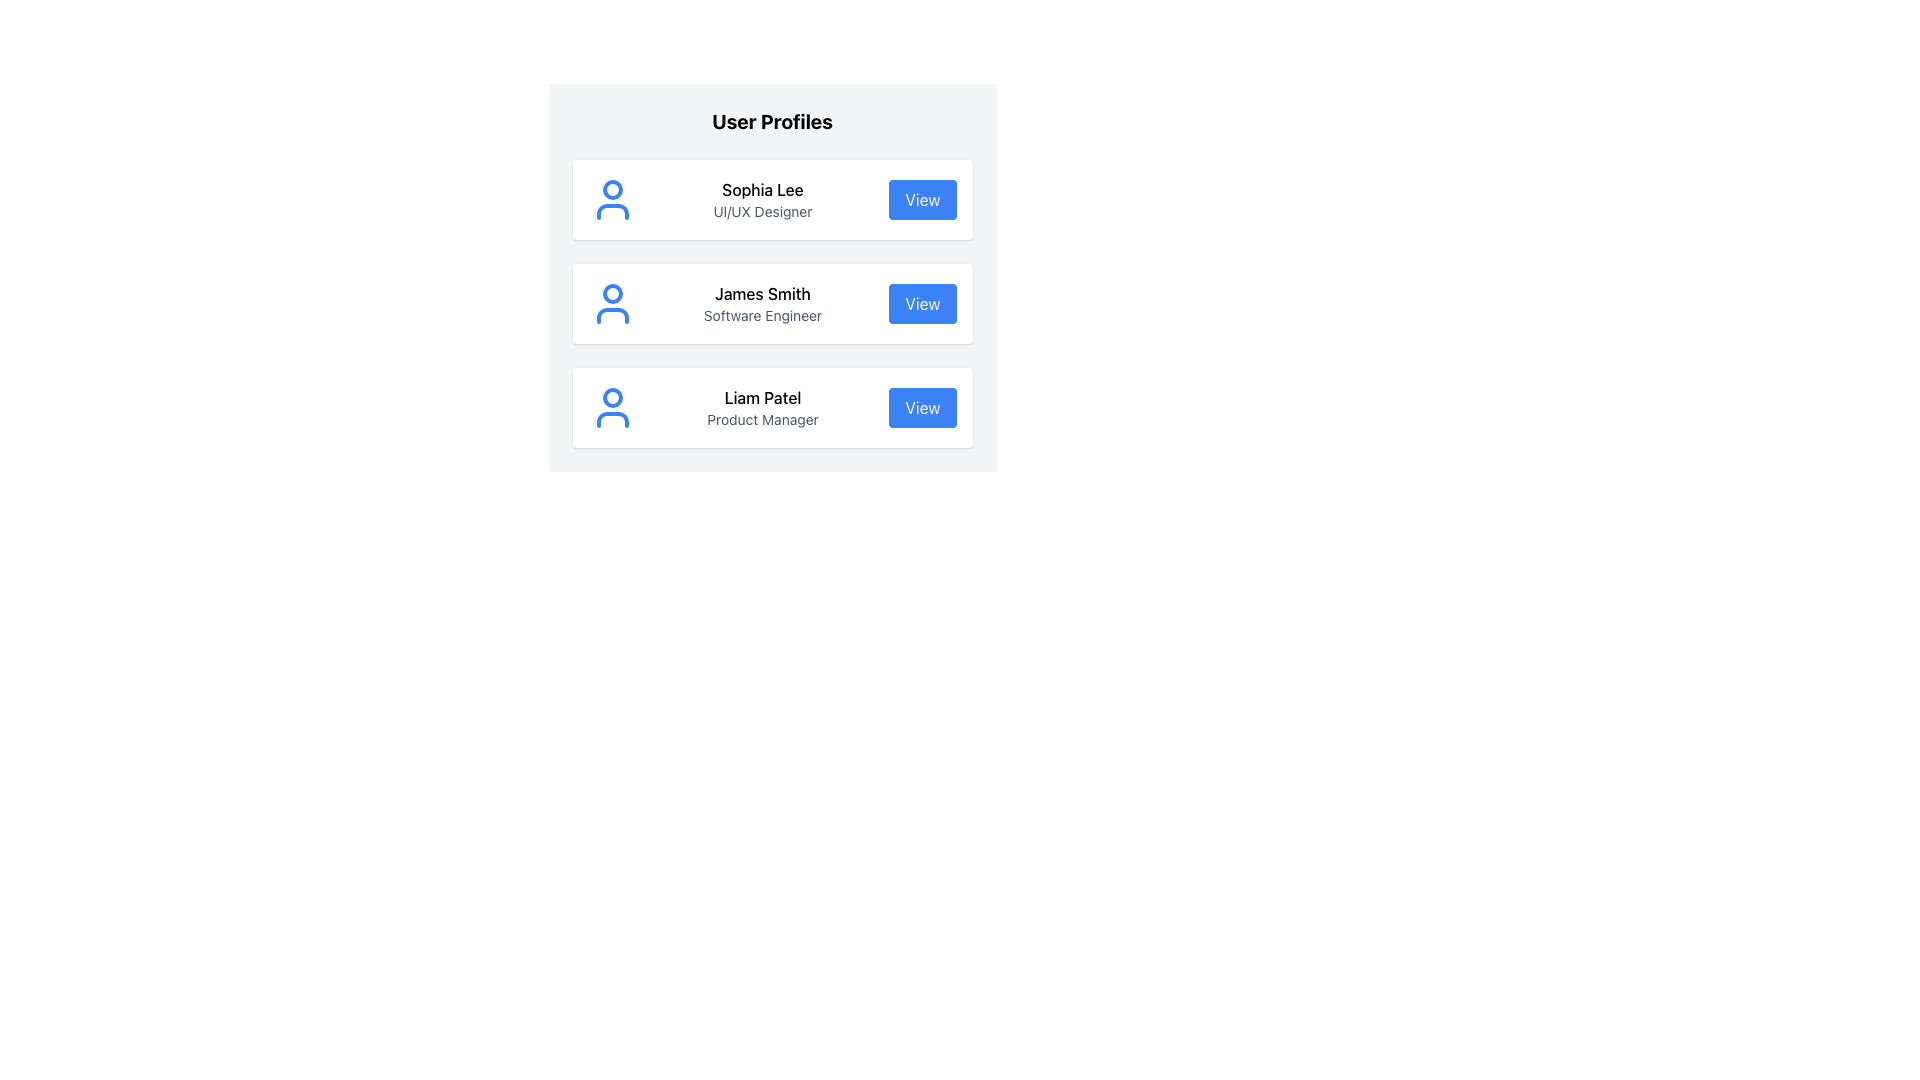  Describe the element at coordinates (762, 419) in the screenshot. I see `the text label indicating the user's role as 'Product Manager', located beneath 'Liam Patel' in the third user profile card` at that location.